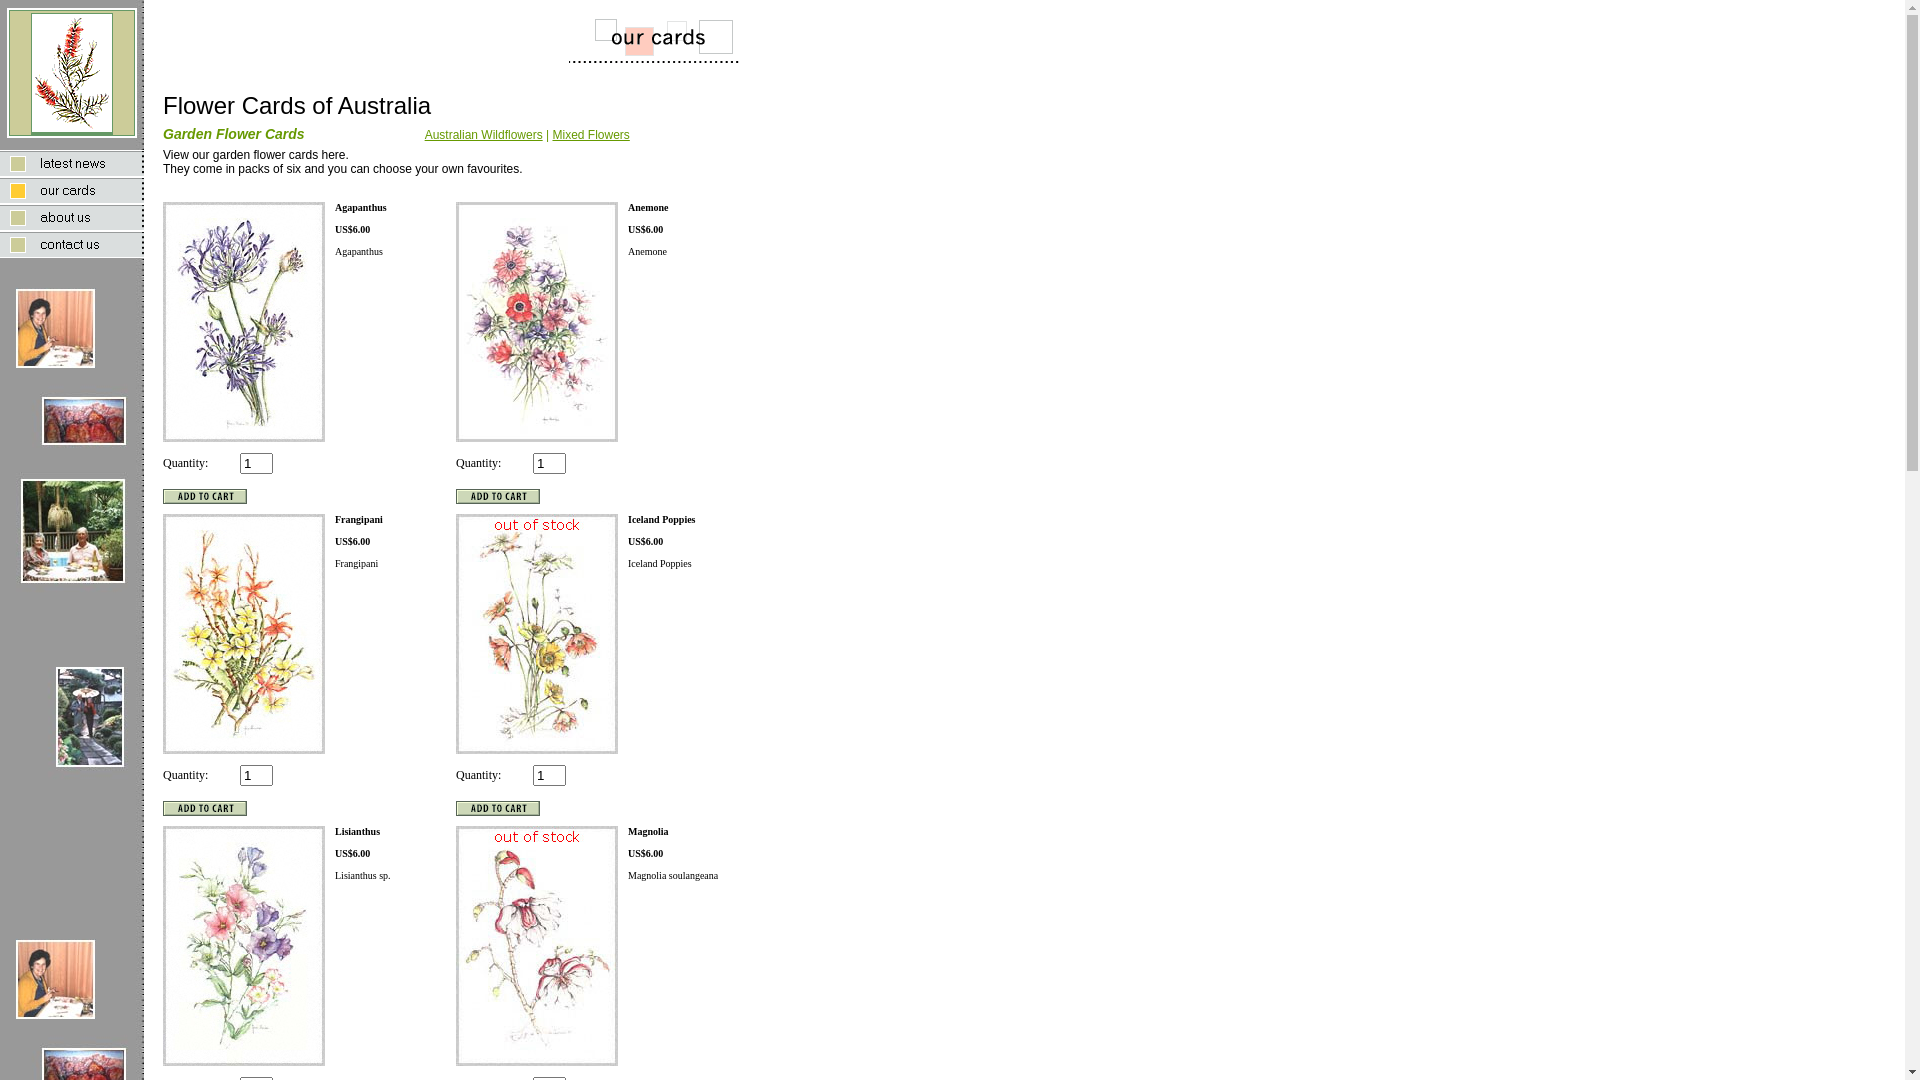  I want to click on 'contact us', so click(0, 243).